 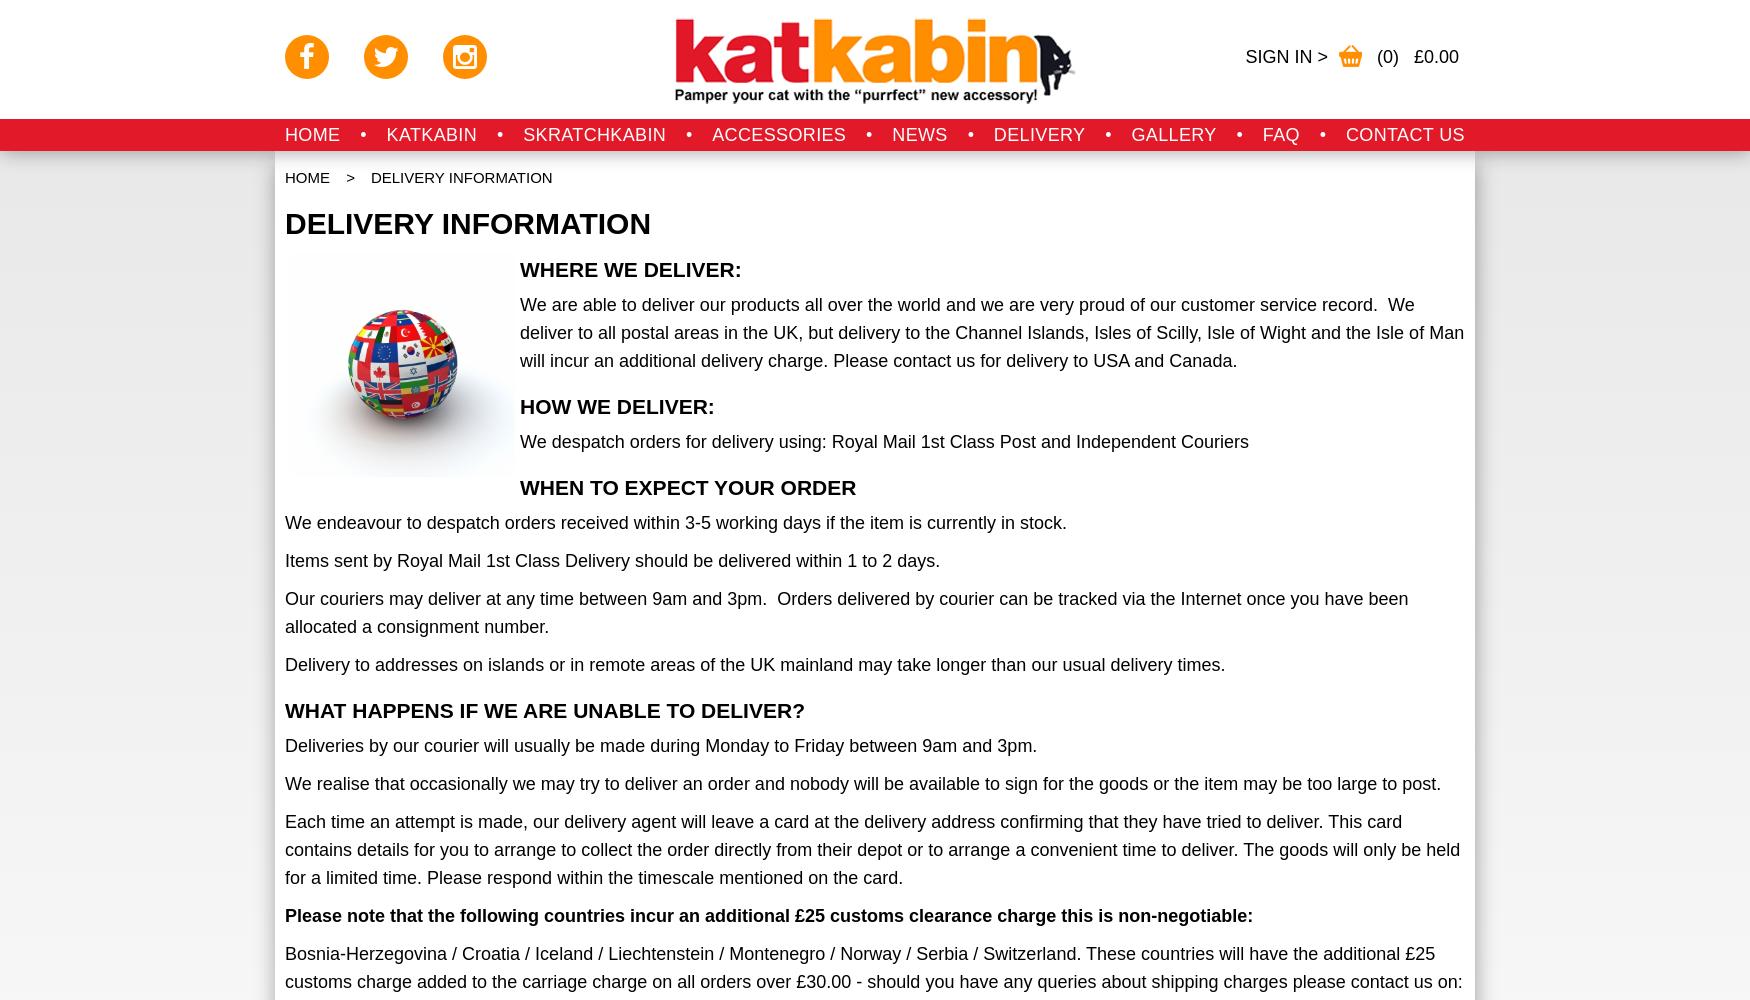 What do you see at coordinates (918, 135) in the screenshot?
I see `'News'` at bounding box center [918, 135].